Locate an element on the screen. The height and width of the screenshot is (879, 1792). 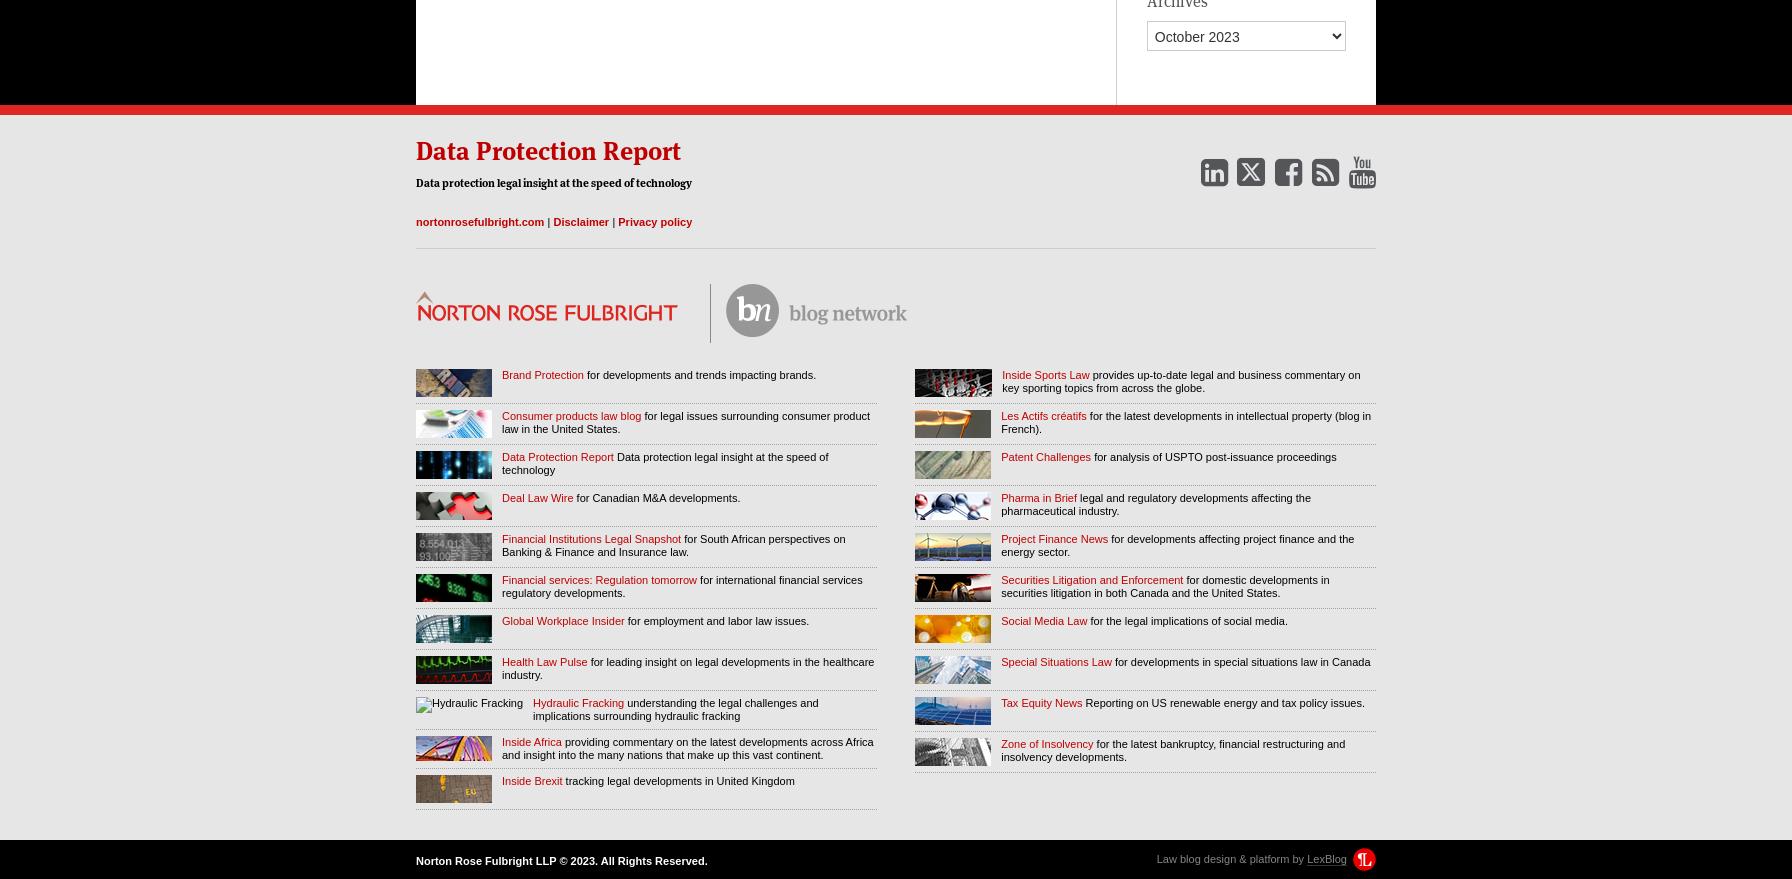
'protection' is located at coordinates (442, 182).